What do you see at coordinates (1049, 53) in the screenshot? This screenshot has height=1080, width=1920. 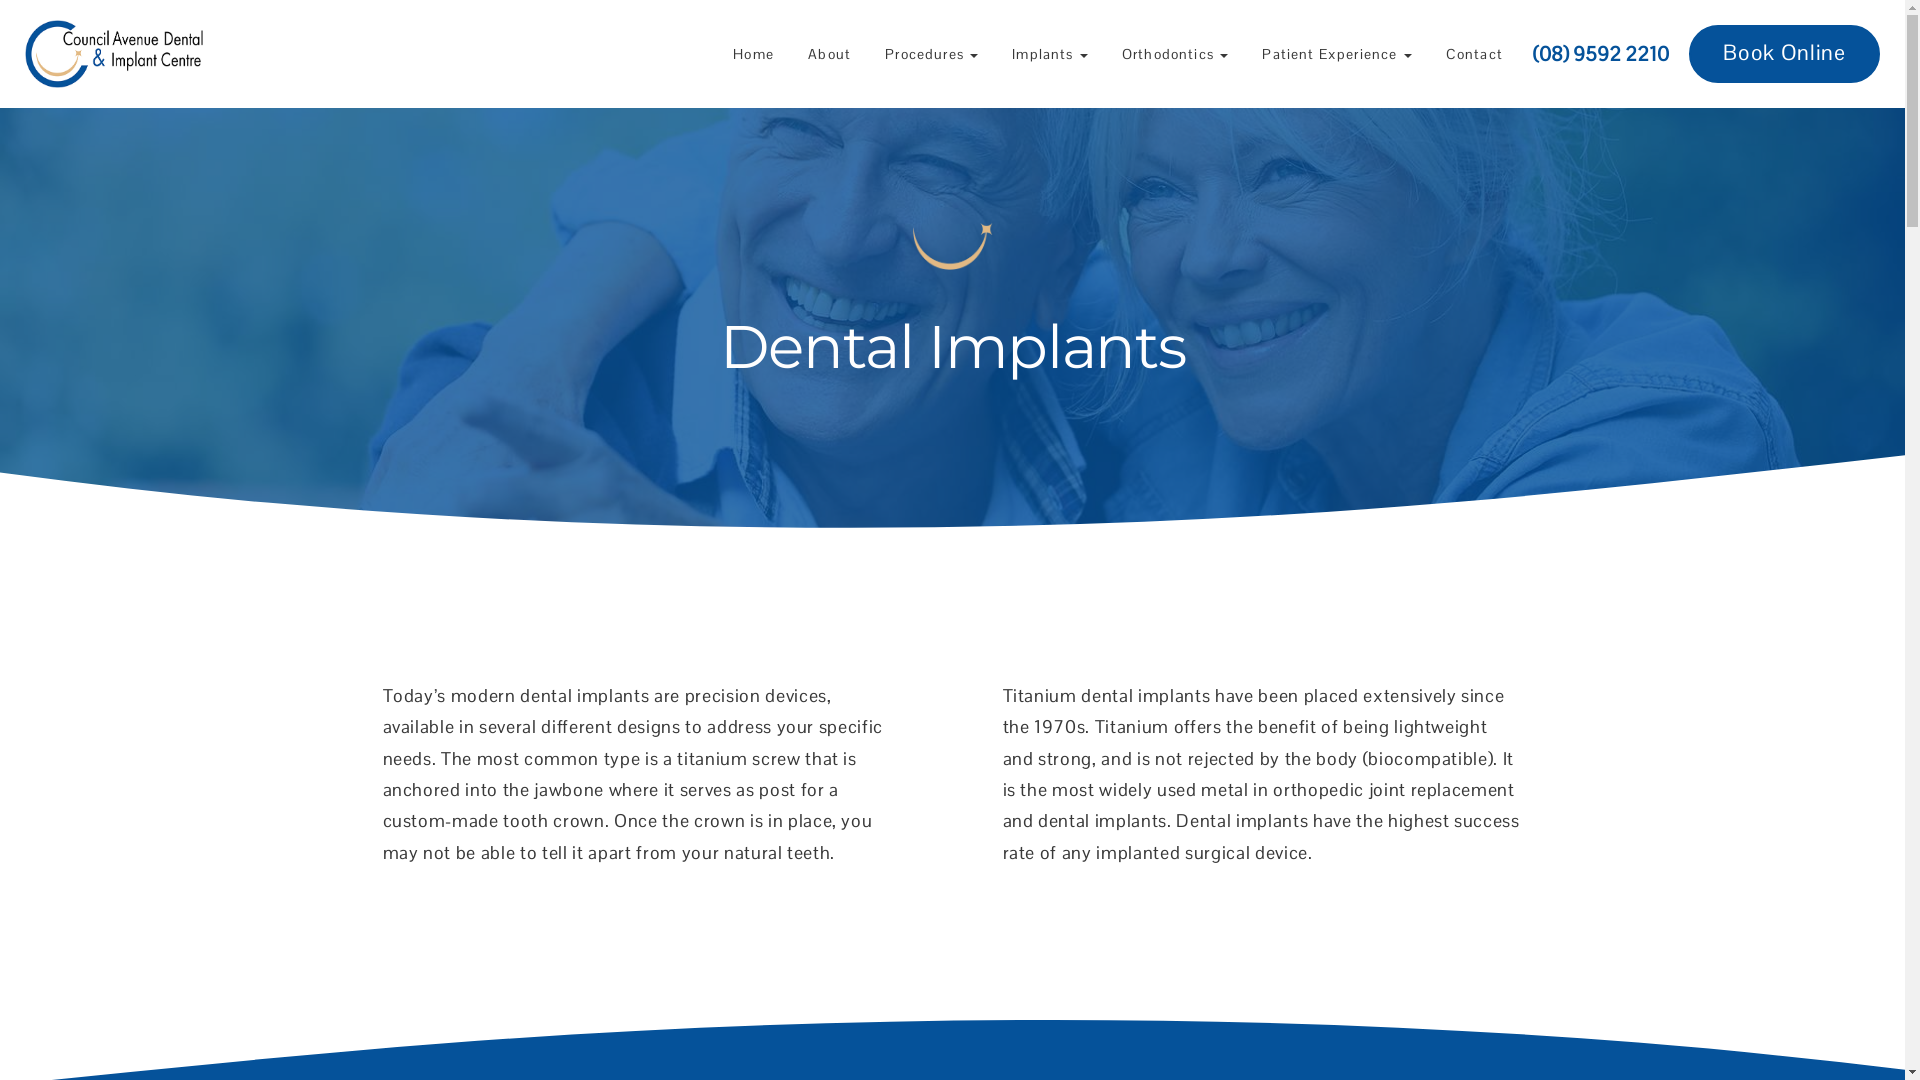 I see `'Implants'` at bounding box center [1049, 53].